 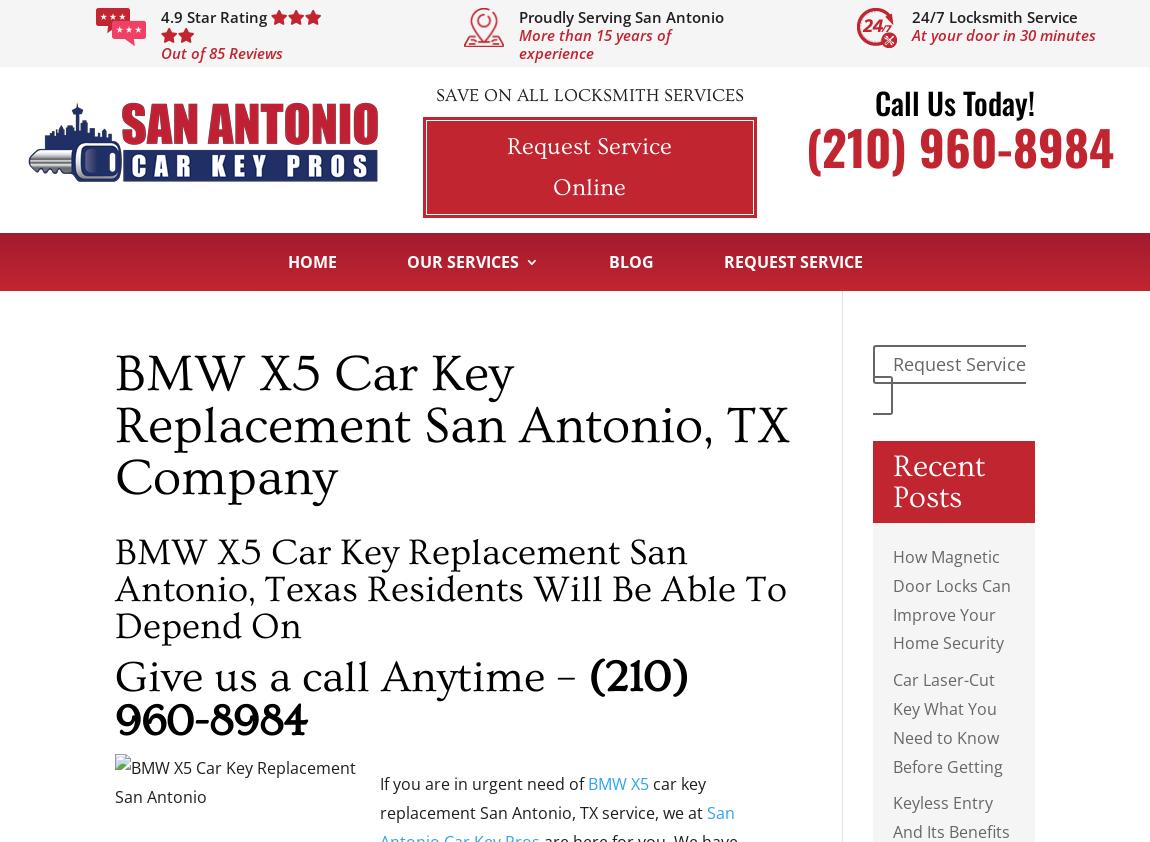 I want to click on 'BMW X5 Car Key Replacement San Antonio, Texas Residents Will Be Able To Depend On', so click(x=451, y=588).